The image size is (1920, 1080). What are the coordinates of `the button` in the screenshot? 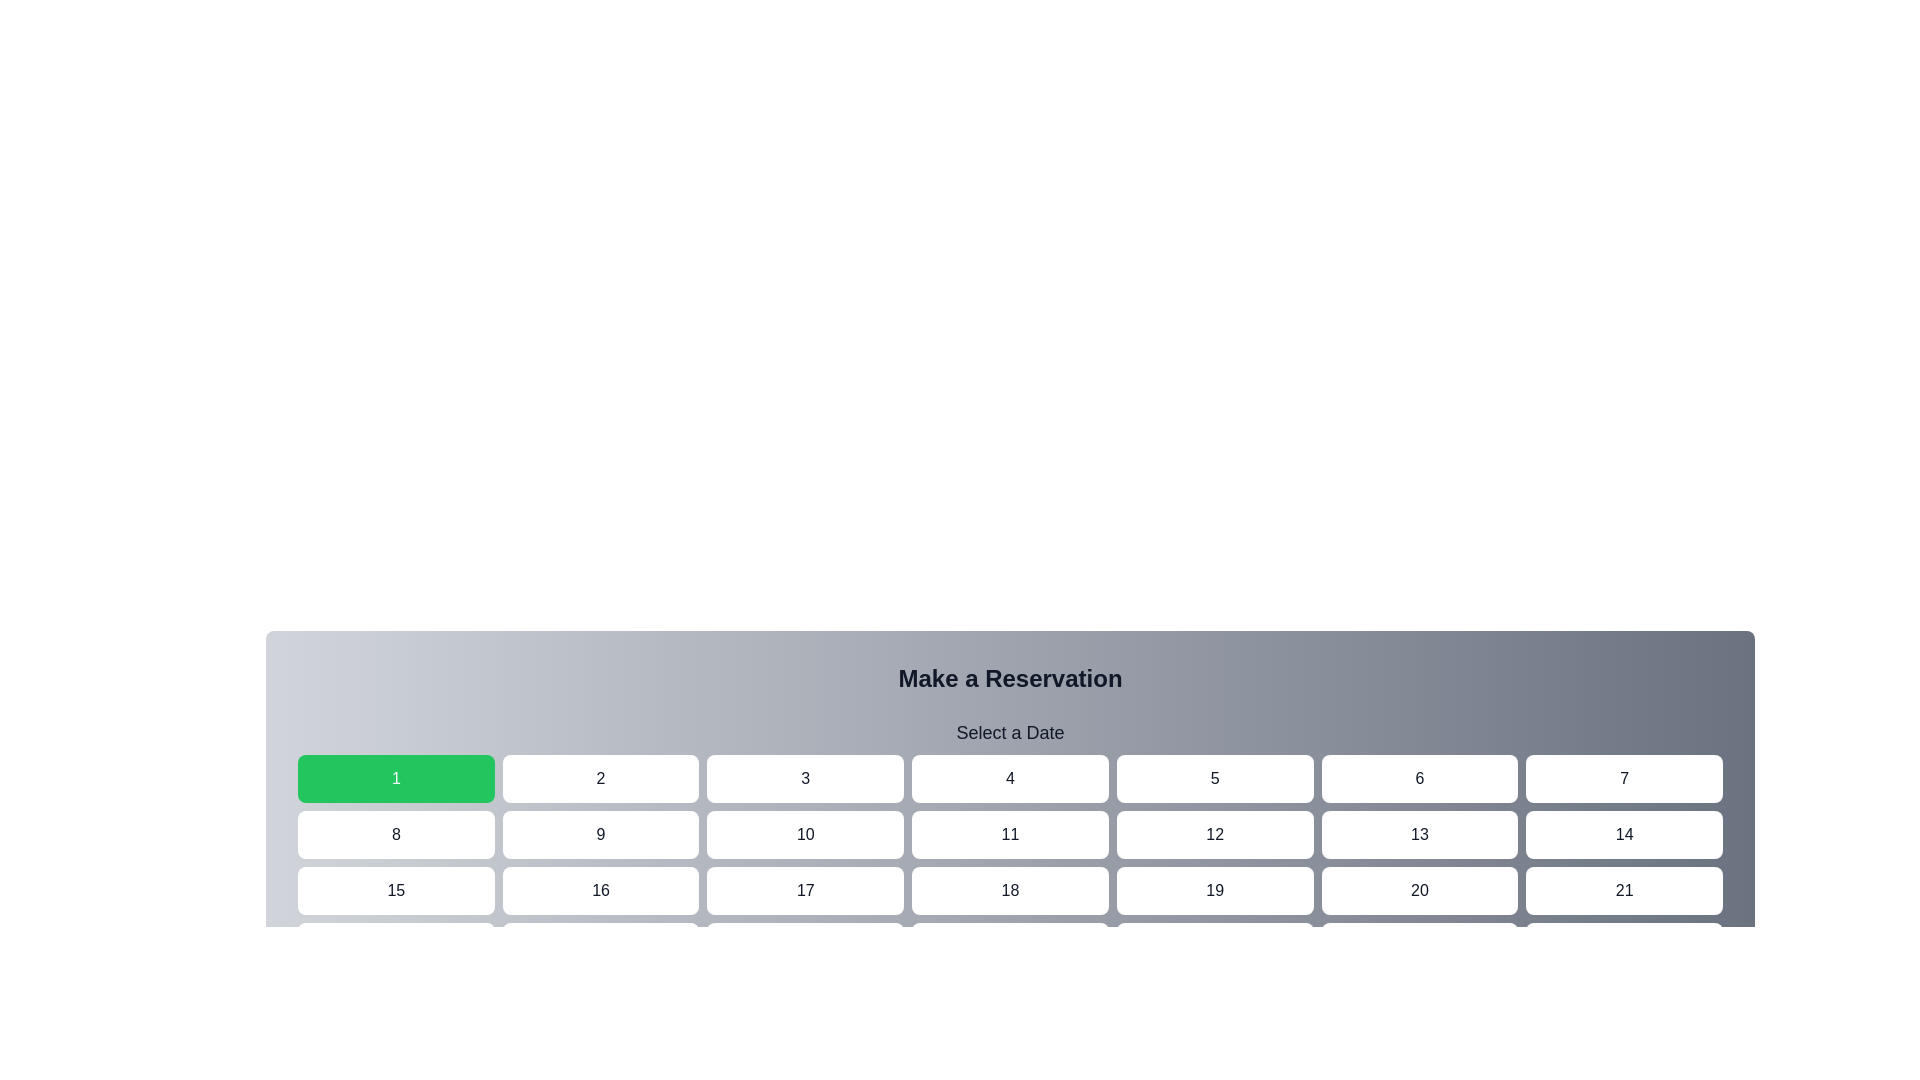 It's located at (1214, 890).